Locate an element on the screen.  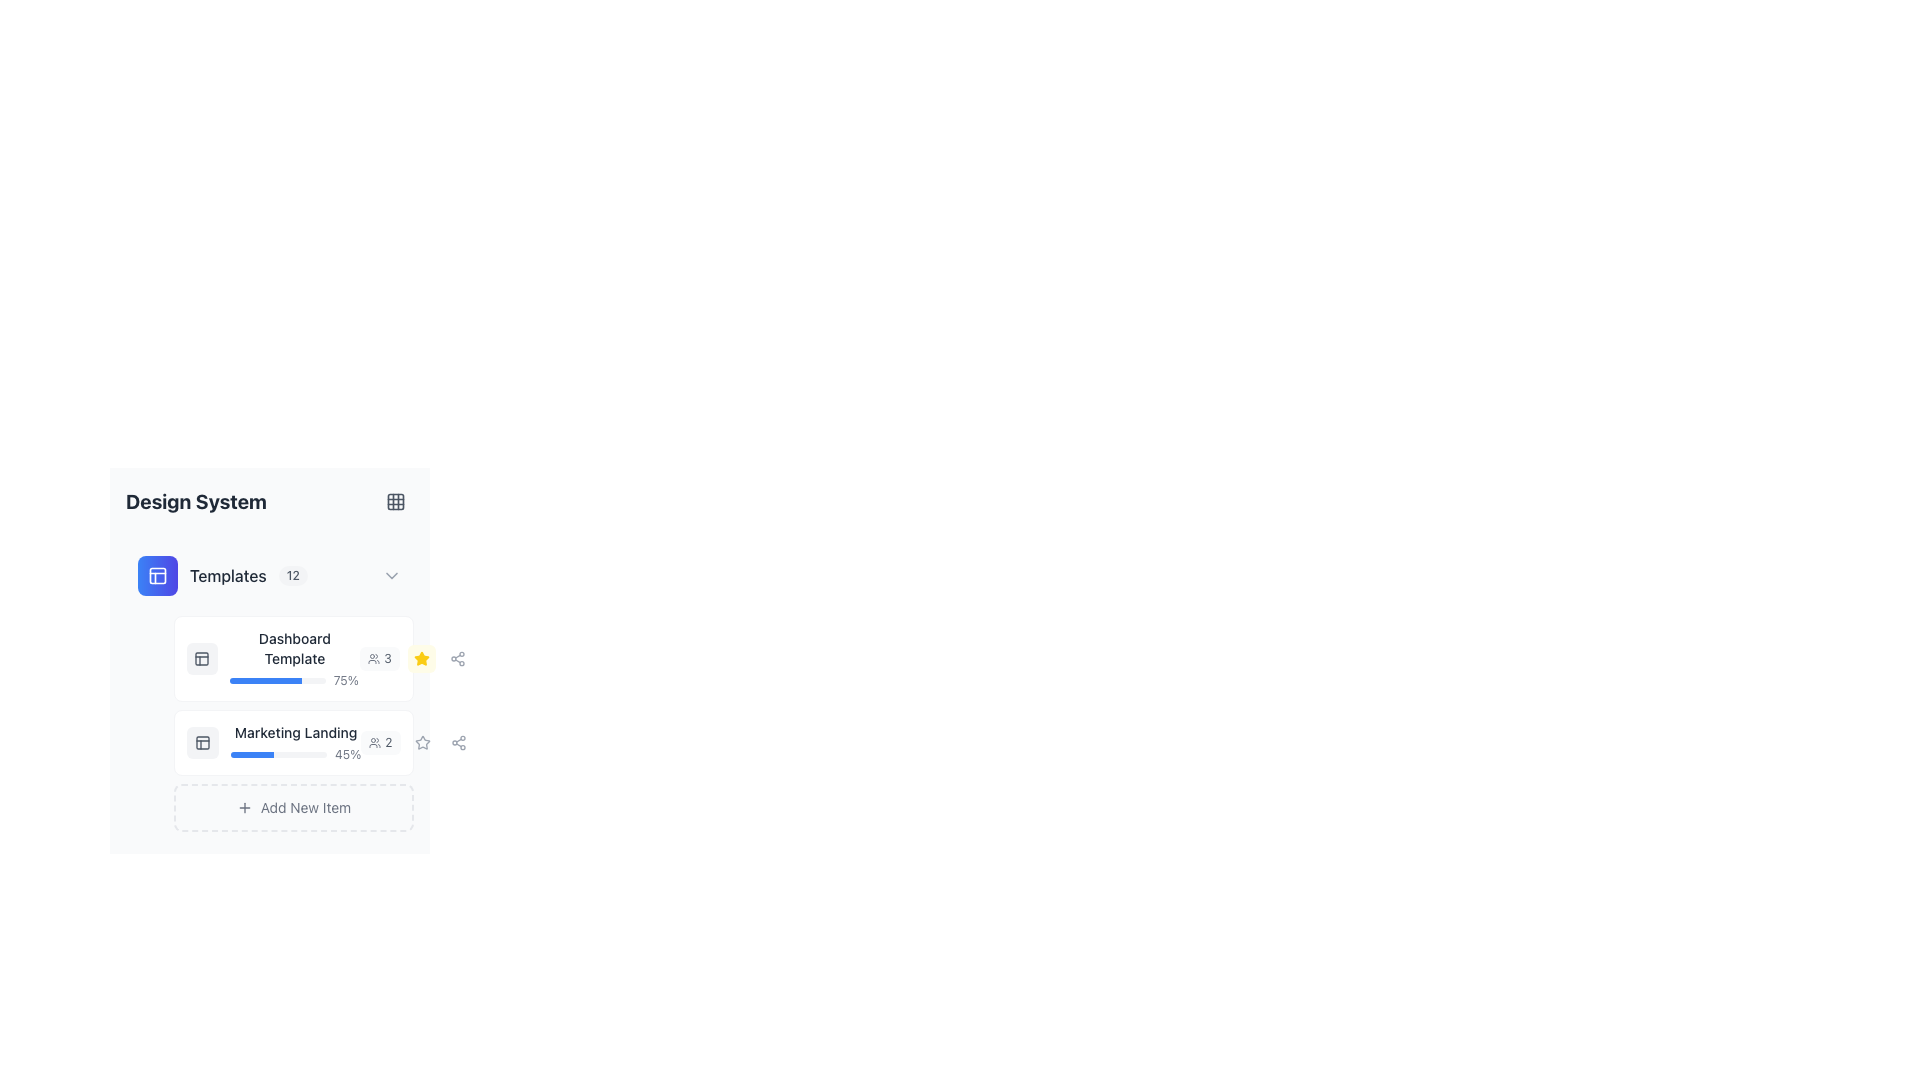
the interactive button that triggers the sharing action for the 'Marketing Landing' template, located to the right of the entry in the 'Templates' section is located at coordinates (399, 951).